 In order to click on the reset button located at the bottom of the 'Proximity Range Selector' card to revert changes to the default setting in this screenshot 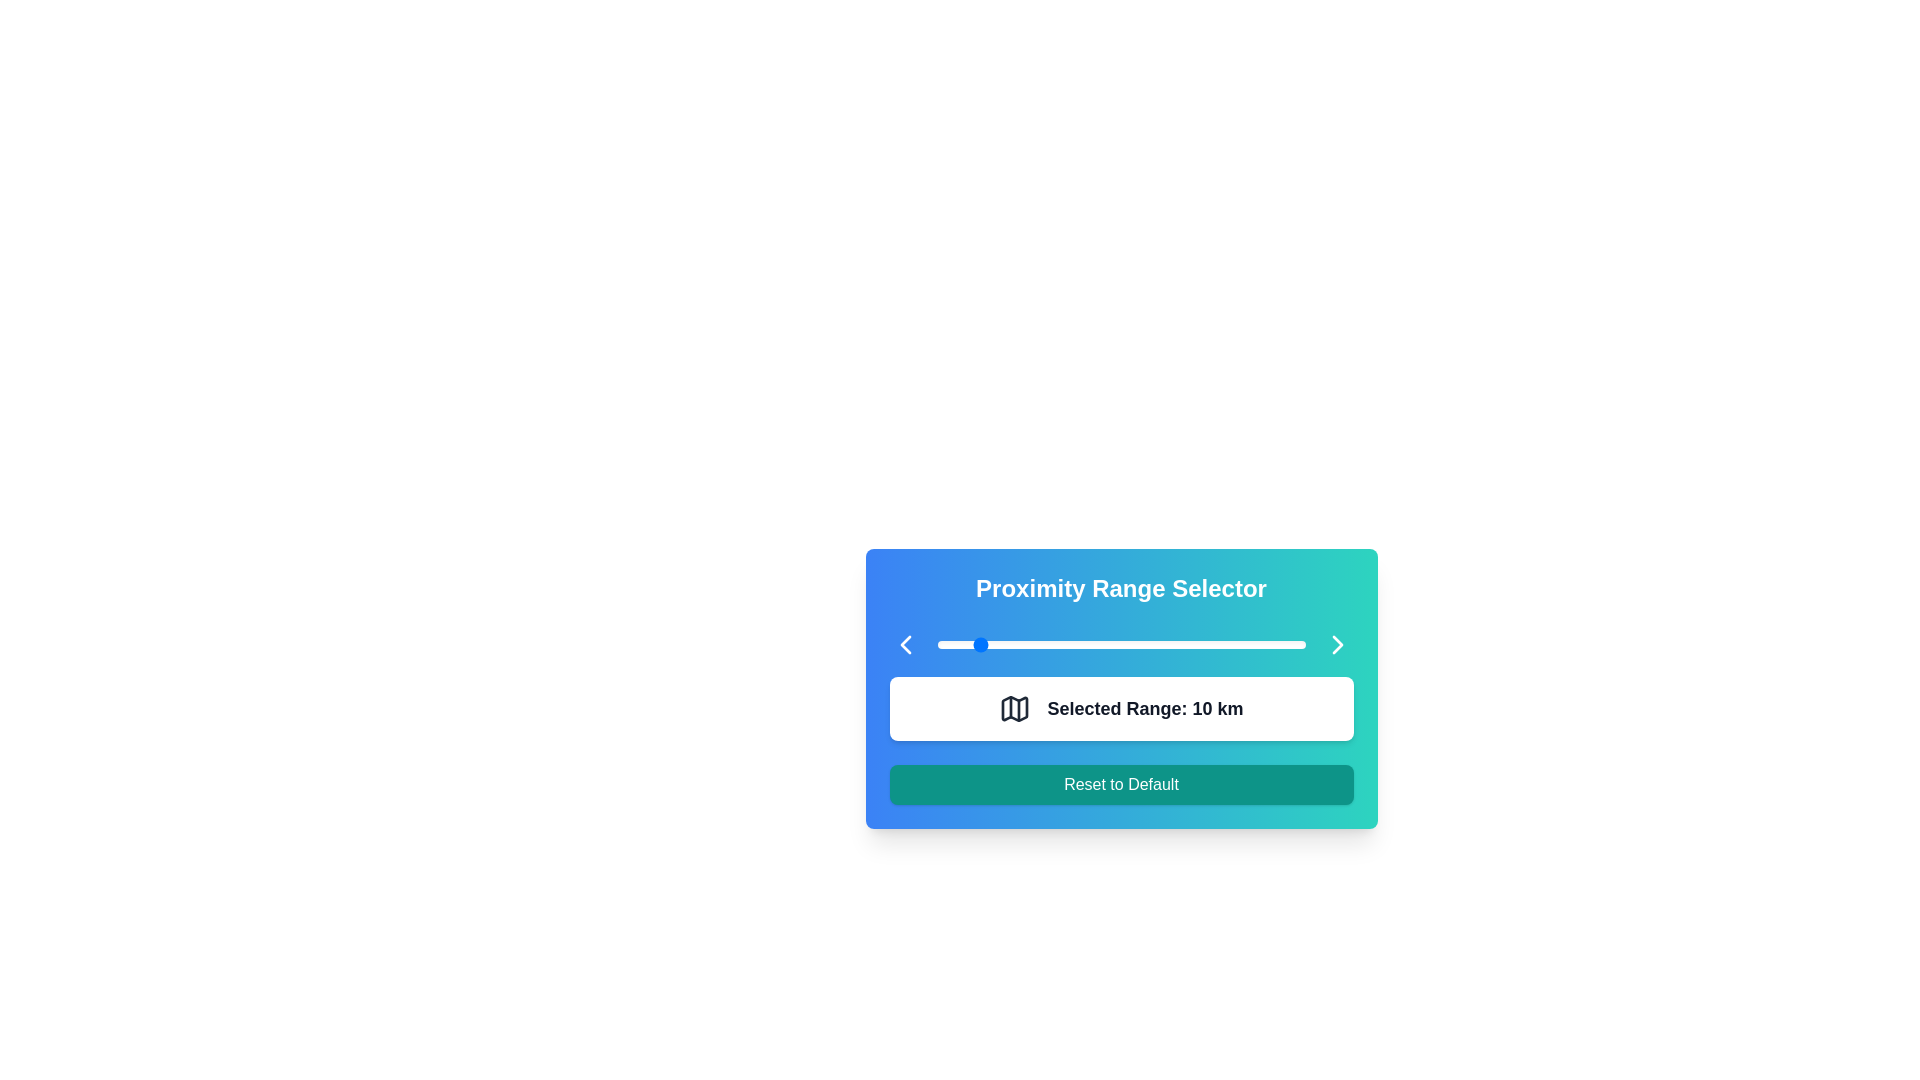, I will do `click(1121, 784)`.